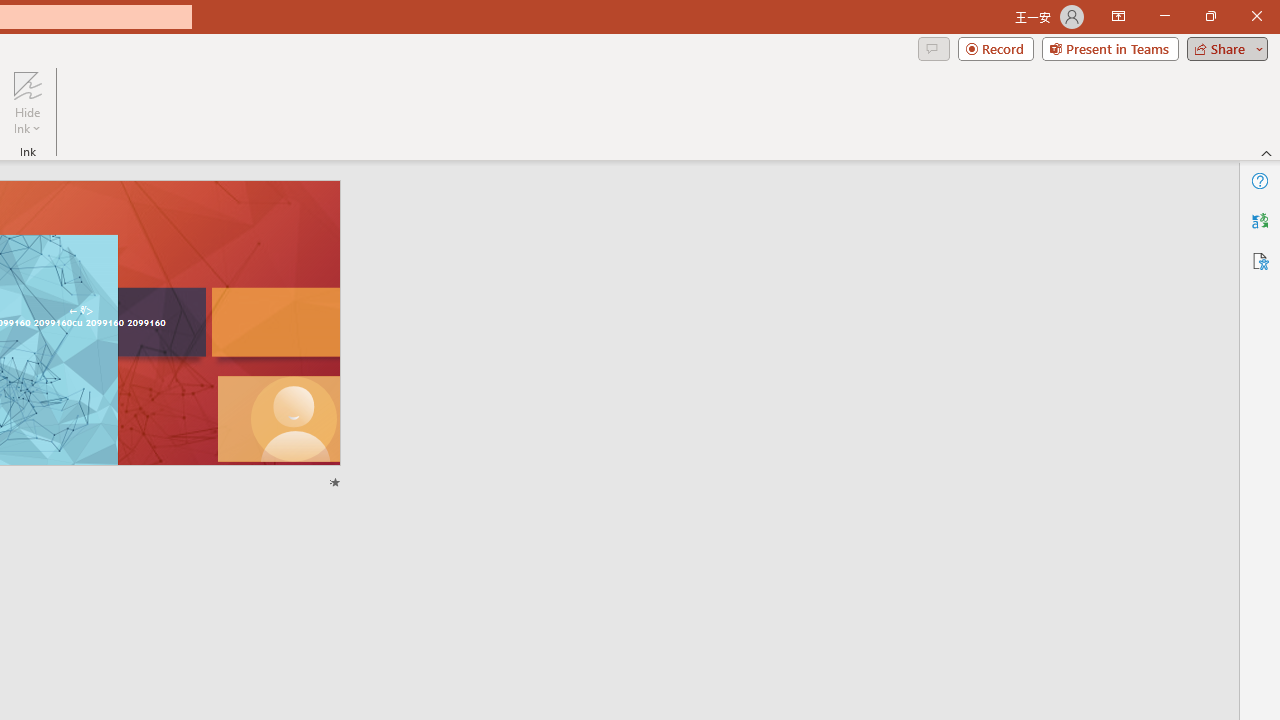 This screenshot has width=1280, height=720. Describe the element at coordinates (27, 103) in the screenshot. I see `'Hide Ink'` at that location.